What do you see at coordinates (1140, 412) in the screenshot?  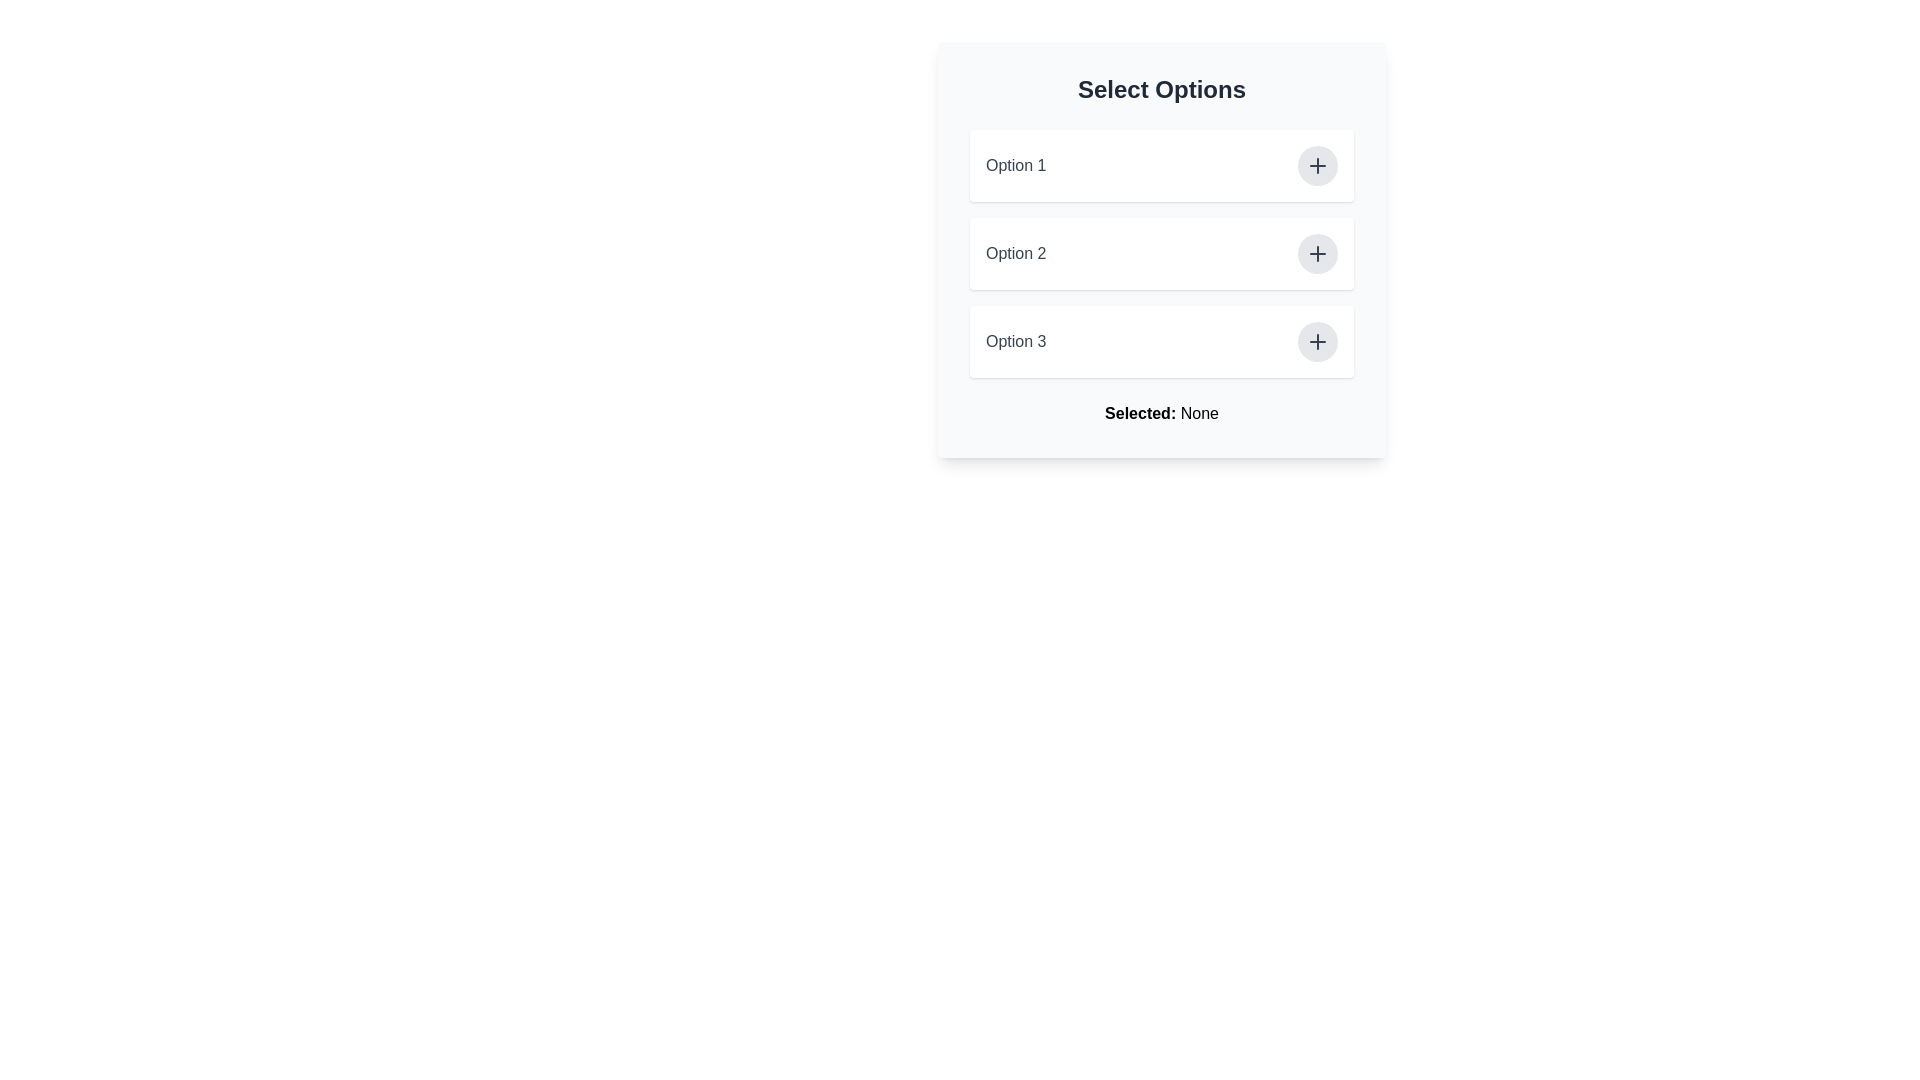 I see `the bolded text label displaying 'Selected:' which is located at the bottom of the visible card interface, preceding the value 'None'` at bounding box center [1140, 412].